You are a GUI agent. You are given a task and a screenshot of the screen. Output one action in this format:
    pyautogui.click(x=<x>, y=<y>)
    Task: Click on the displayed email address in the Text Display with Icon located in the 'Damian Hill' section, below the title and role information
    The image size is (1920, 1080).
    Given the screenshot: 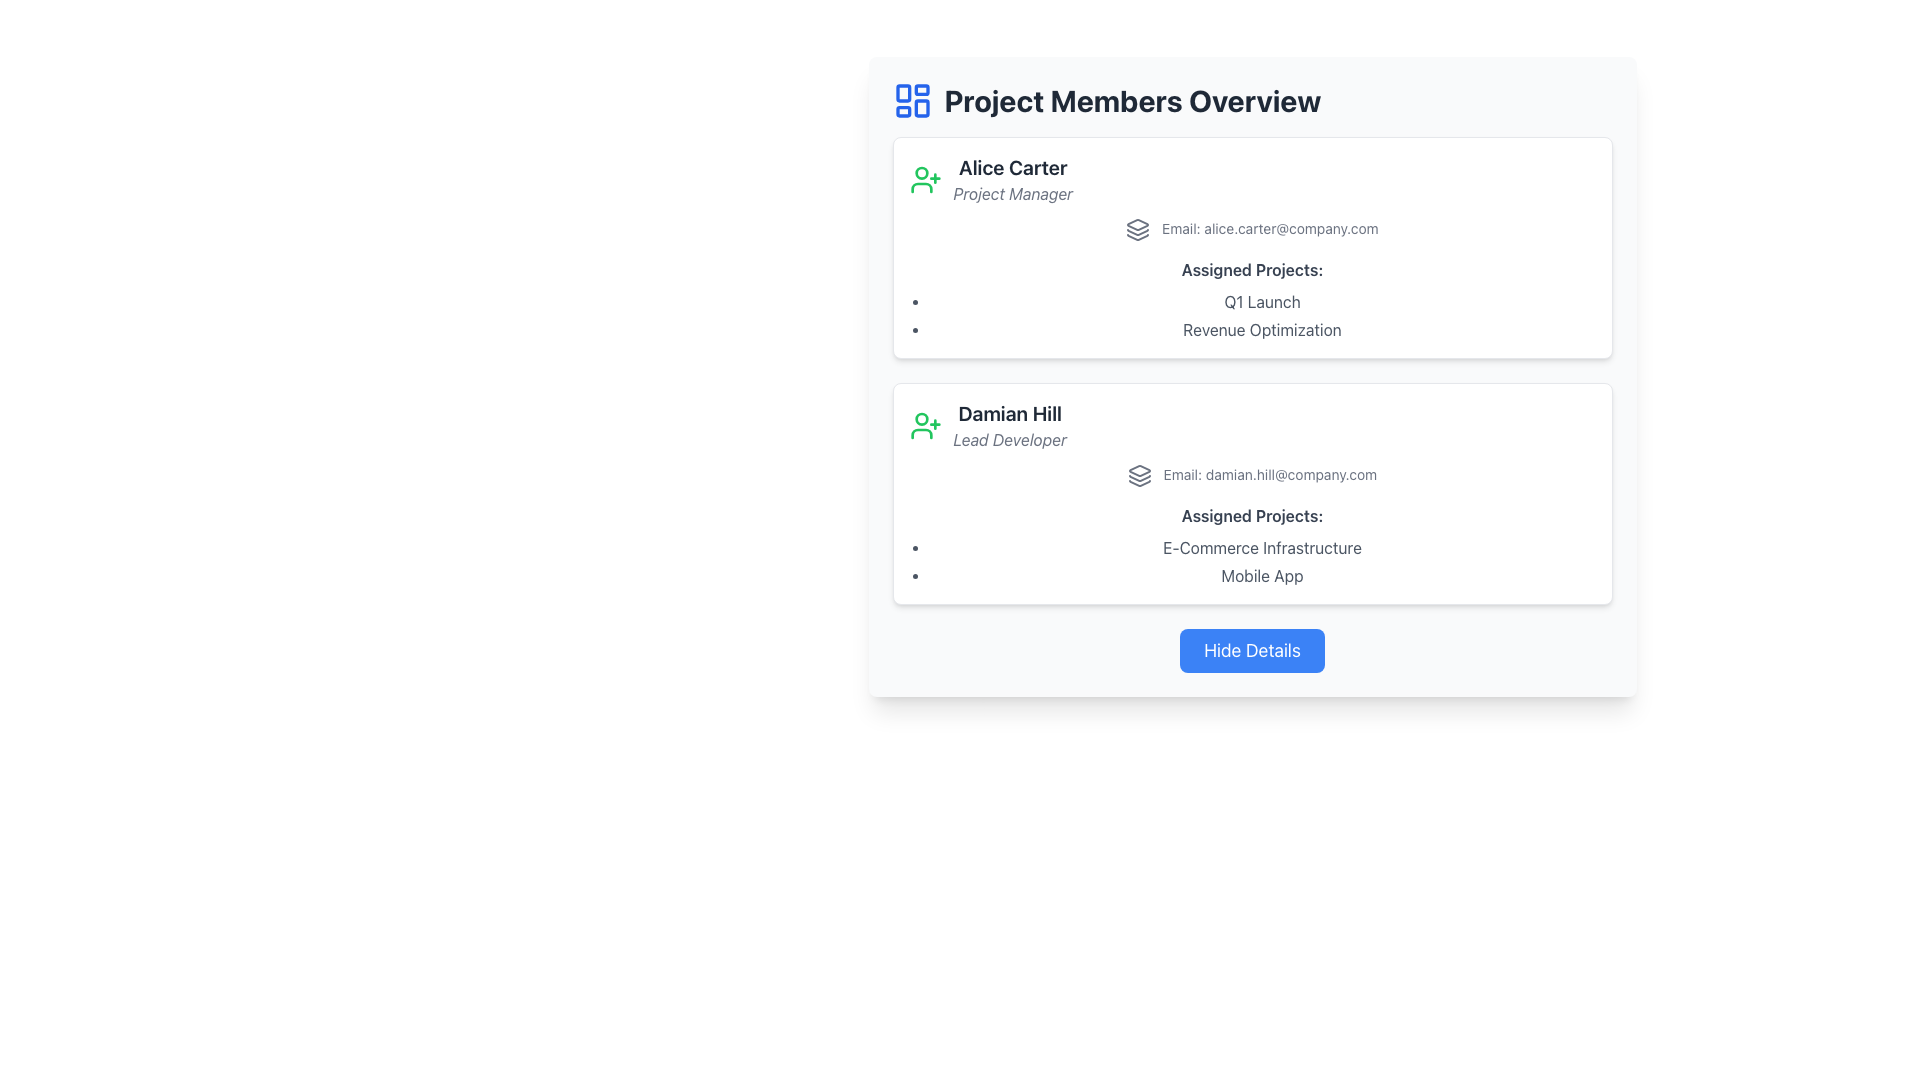 What is the action you would take?
    pyautogui.click(x=1251, y=475)
    